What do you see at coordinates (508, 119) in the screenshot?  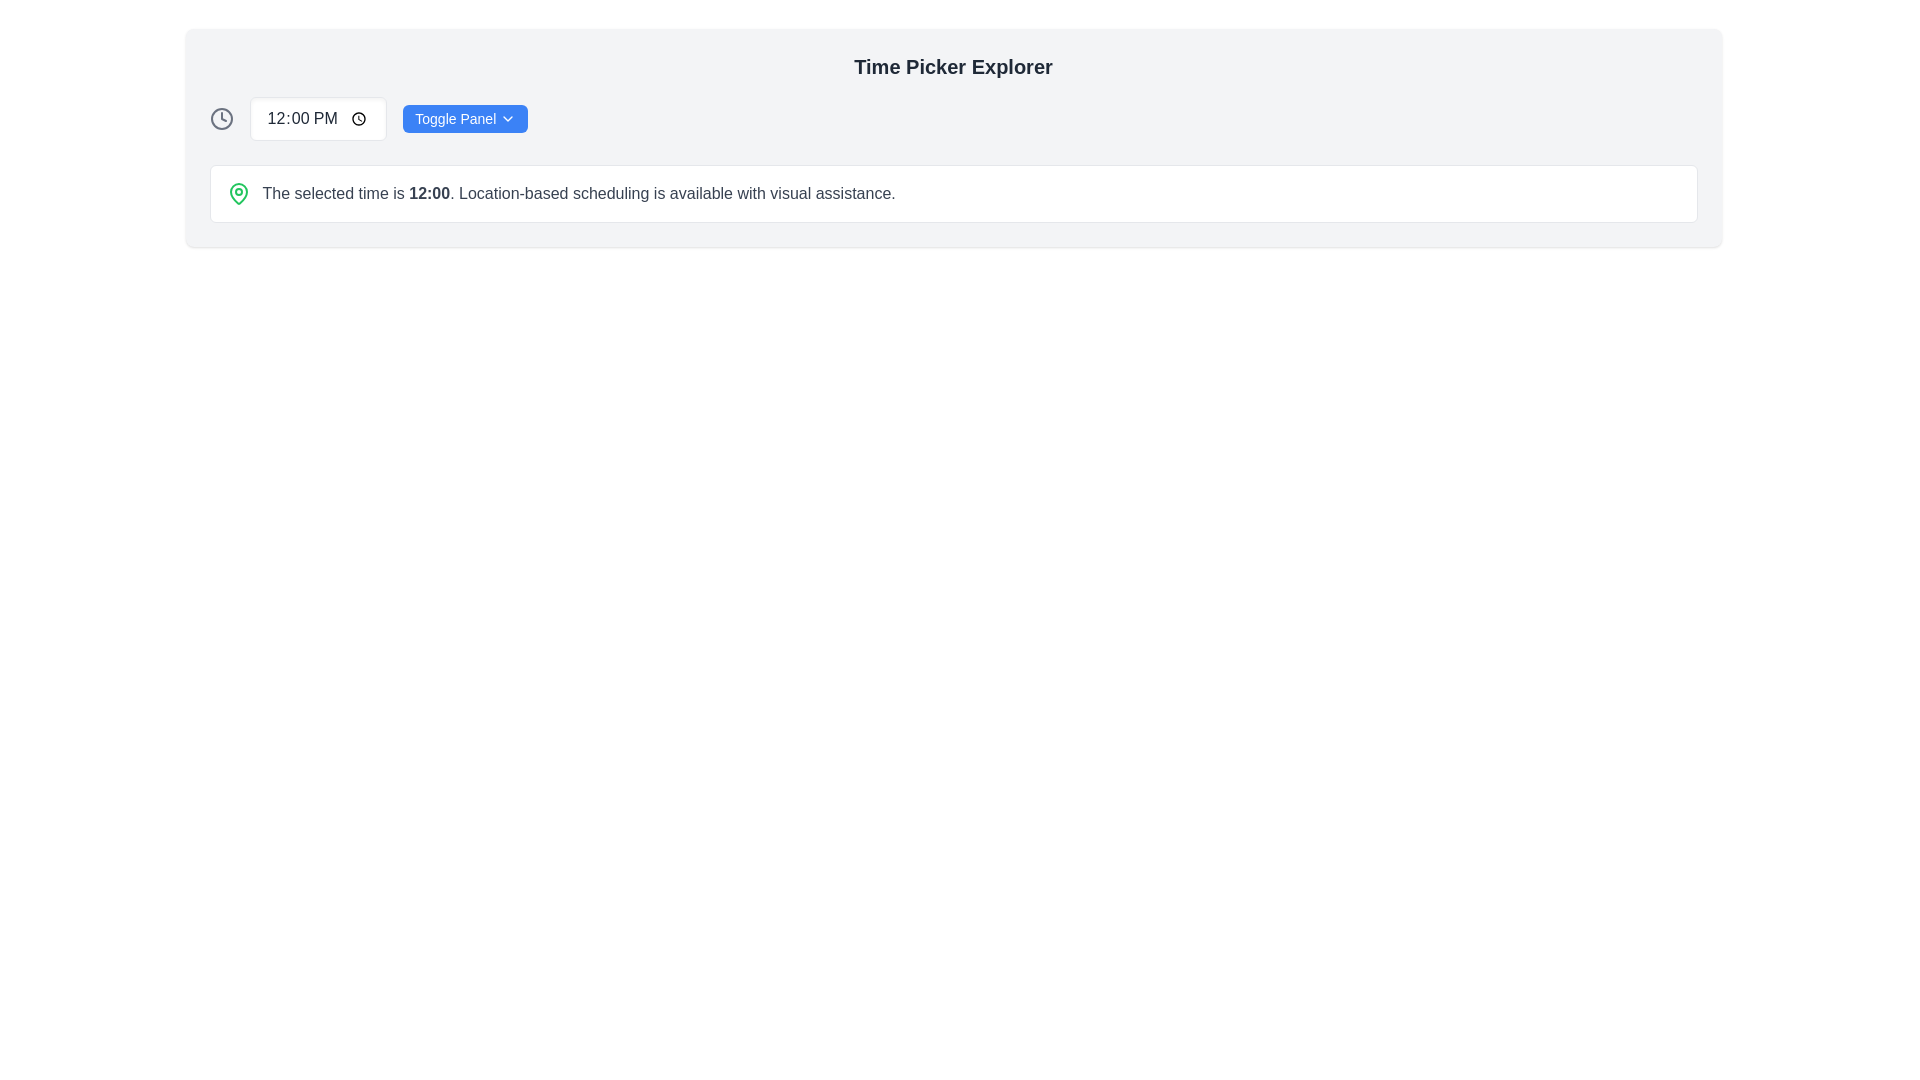 I see `the chevron-down icon located to the right of the 'Toggle Panel' button` at bounding box center [508, 119].